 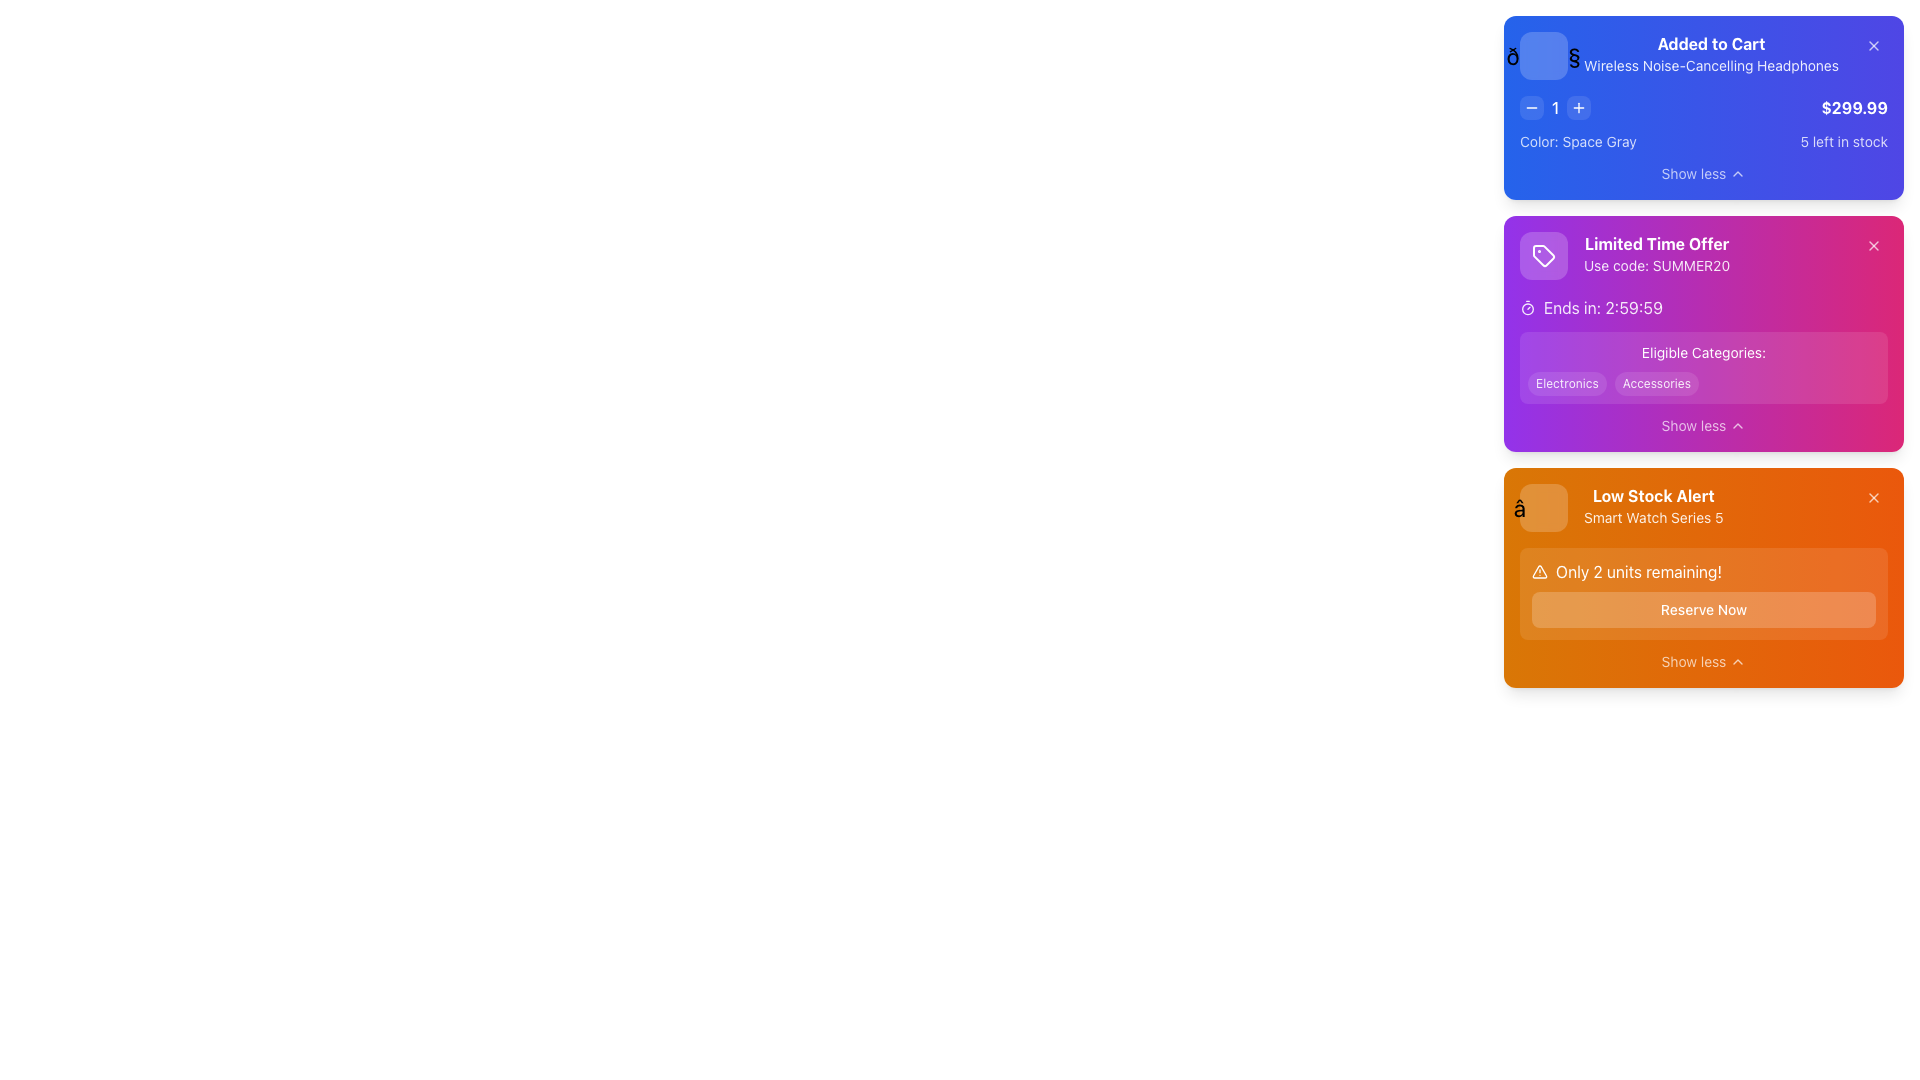 What do you see at coordinates (1872, 496) in the screenshot?
I see `the close button located in the top-right corner of the 'Low Stock Alert' pane` at bounding box center [1872, 496].